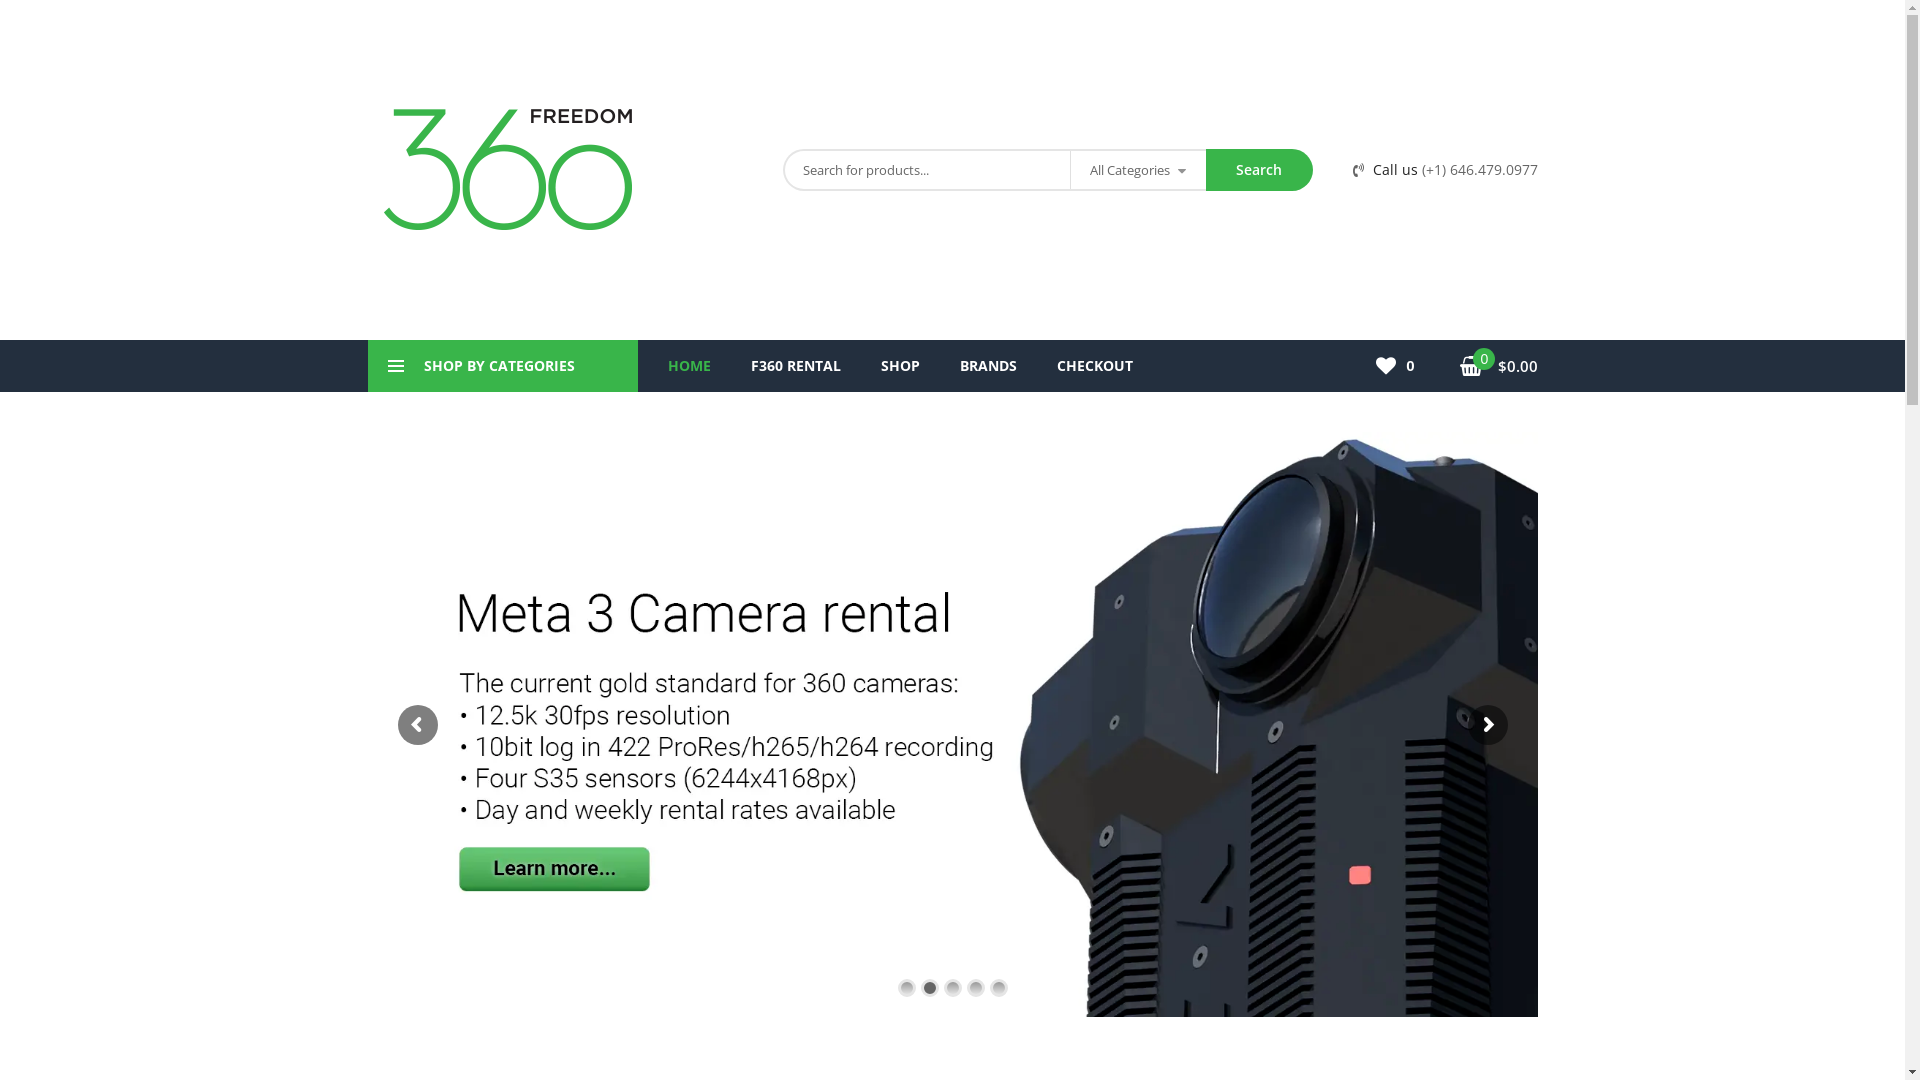 Image resolution: width=1920 pixels, height=1080 pixels. I want to click on 'All Categories', so click(1137, 168).